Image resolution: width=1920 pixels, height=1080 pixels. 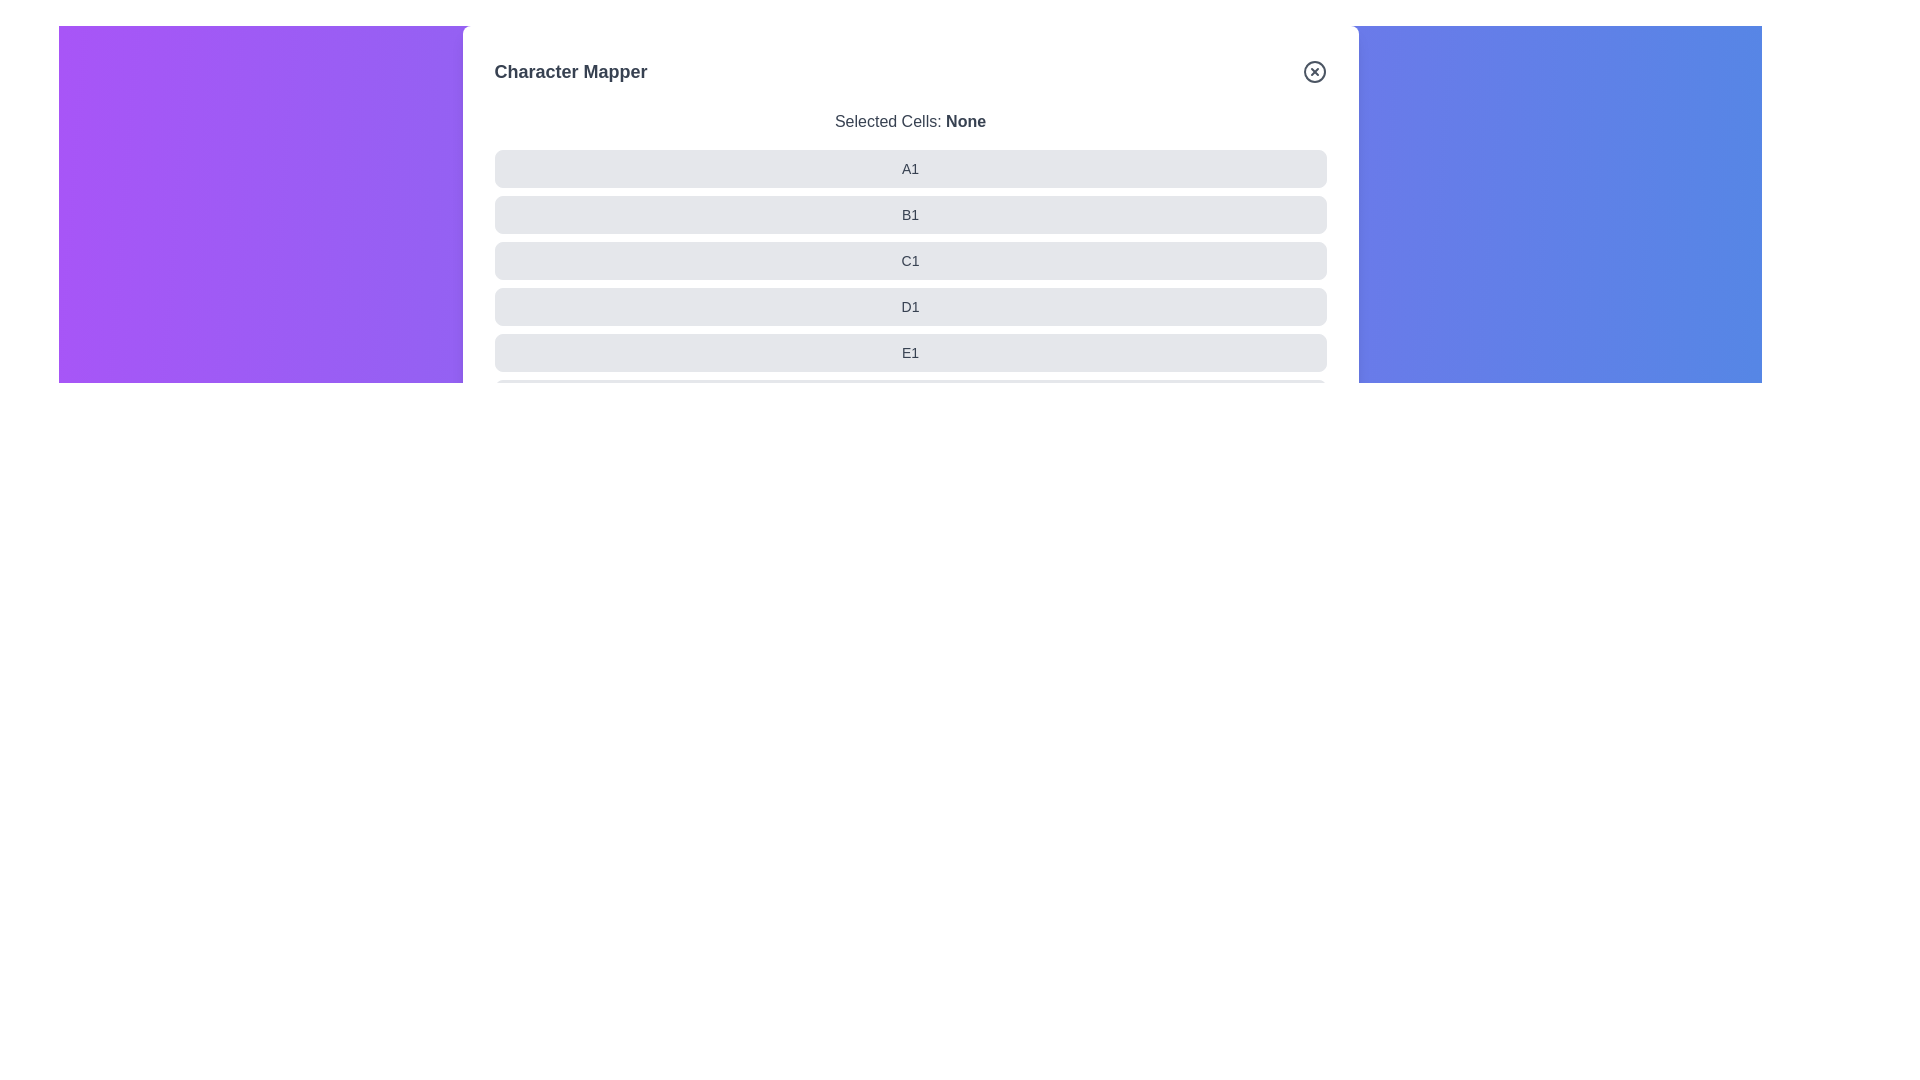 What do you see at coordinates (494, 352) in the screenshot?
I see `the cell labeled E1 in the grid` at bounding box center [494, 352].